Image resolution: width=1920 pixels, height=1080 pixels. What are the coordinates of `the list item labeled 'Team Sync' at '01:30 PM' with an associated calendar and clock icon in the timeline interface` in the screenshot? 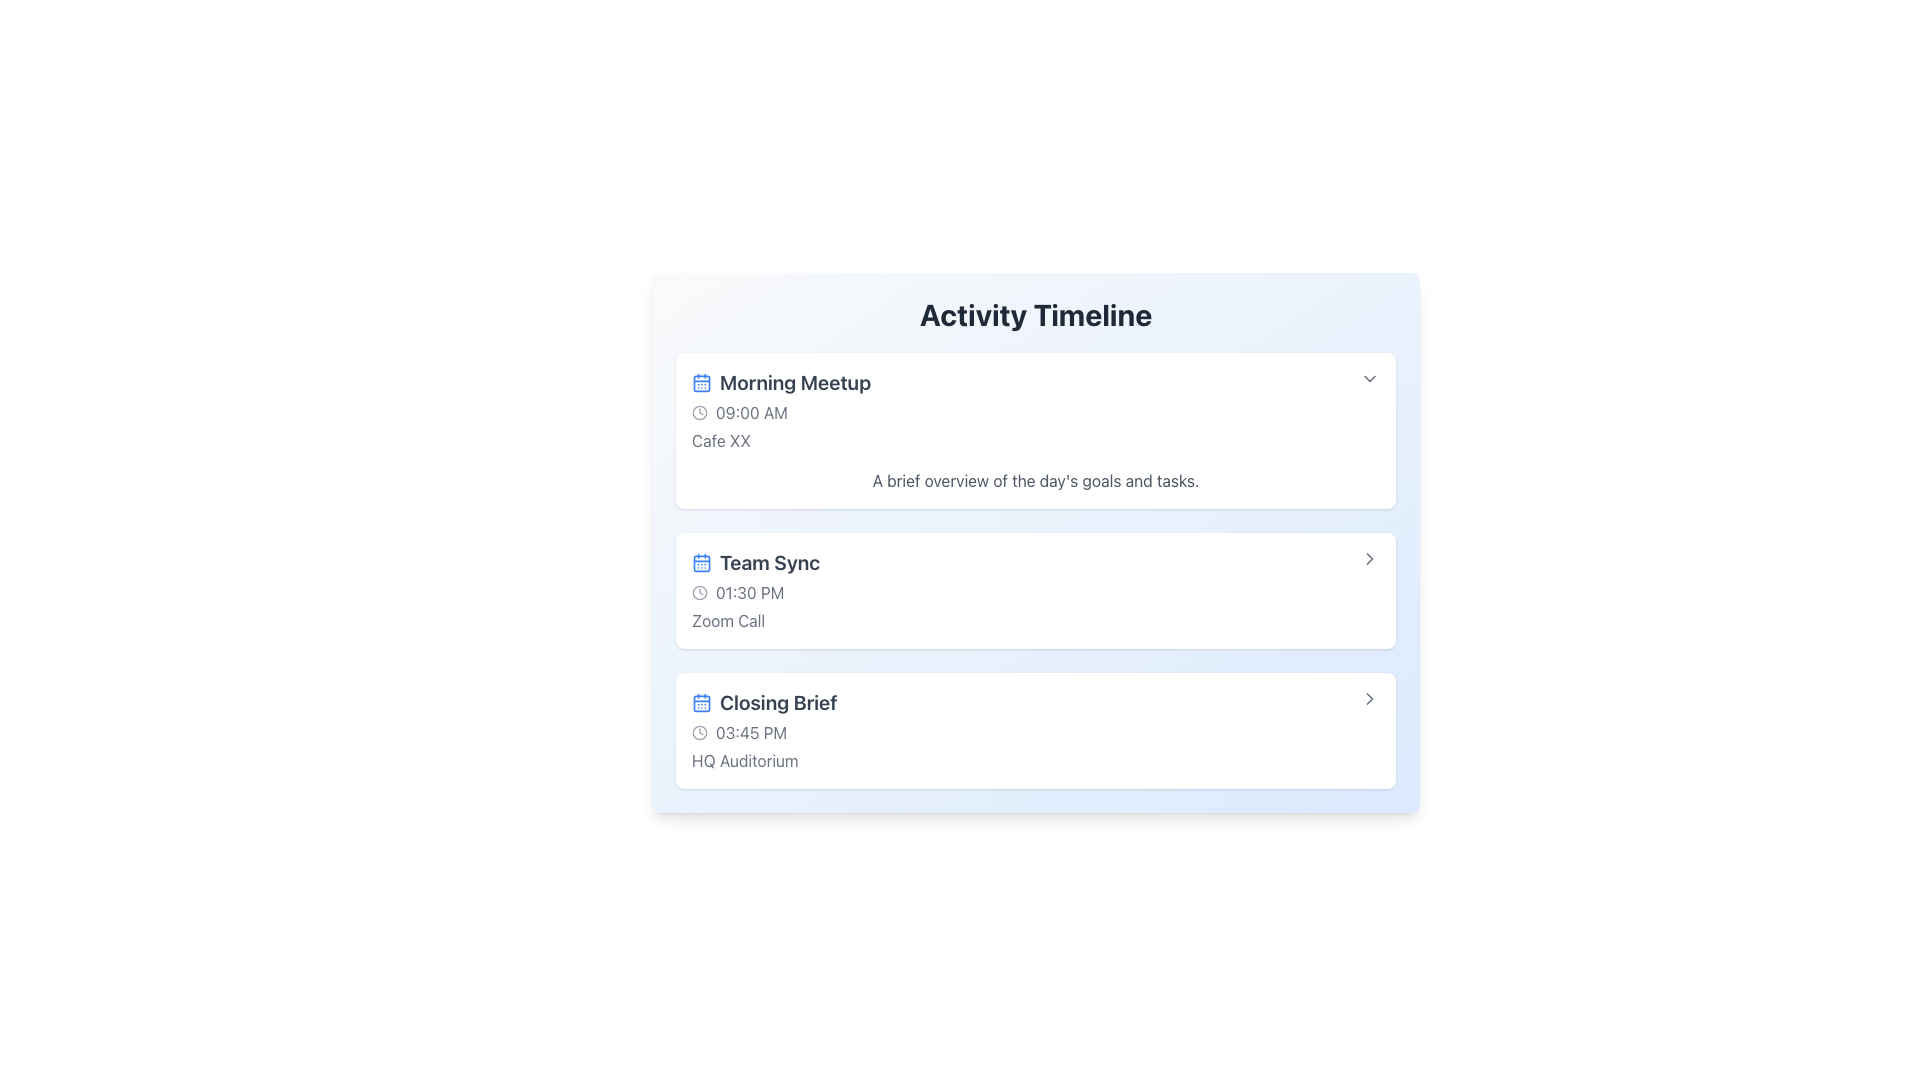 It's located at (755, 589).